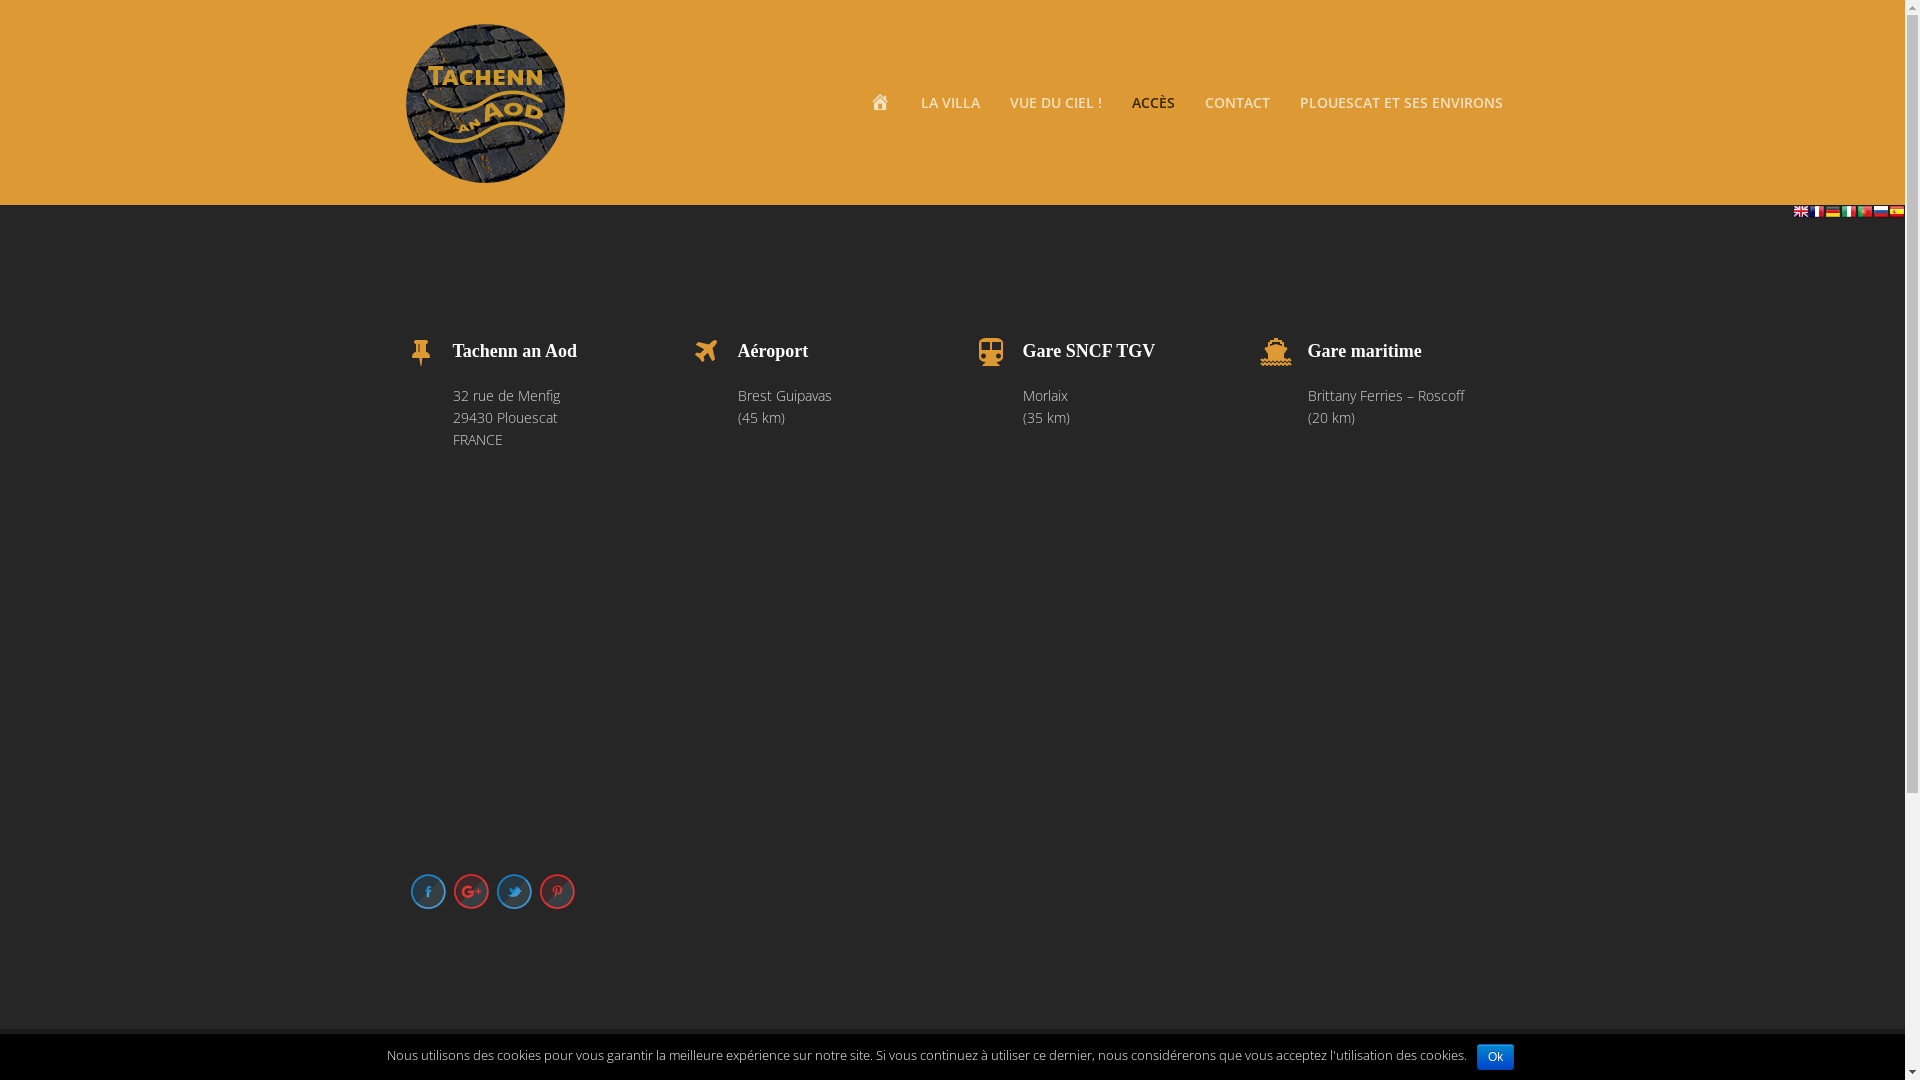  Describe the element at coordinates (1235, 102) in the screenshot. I see `'CONTACT'` at that location.